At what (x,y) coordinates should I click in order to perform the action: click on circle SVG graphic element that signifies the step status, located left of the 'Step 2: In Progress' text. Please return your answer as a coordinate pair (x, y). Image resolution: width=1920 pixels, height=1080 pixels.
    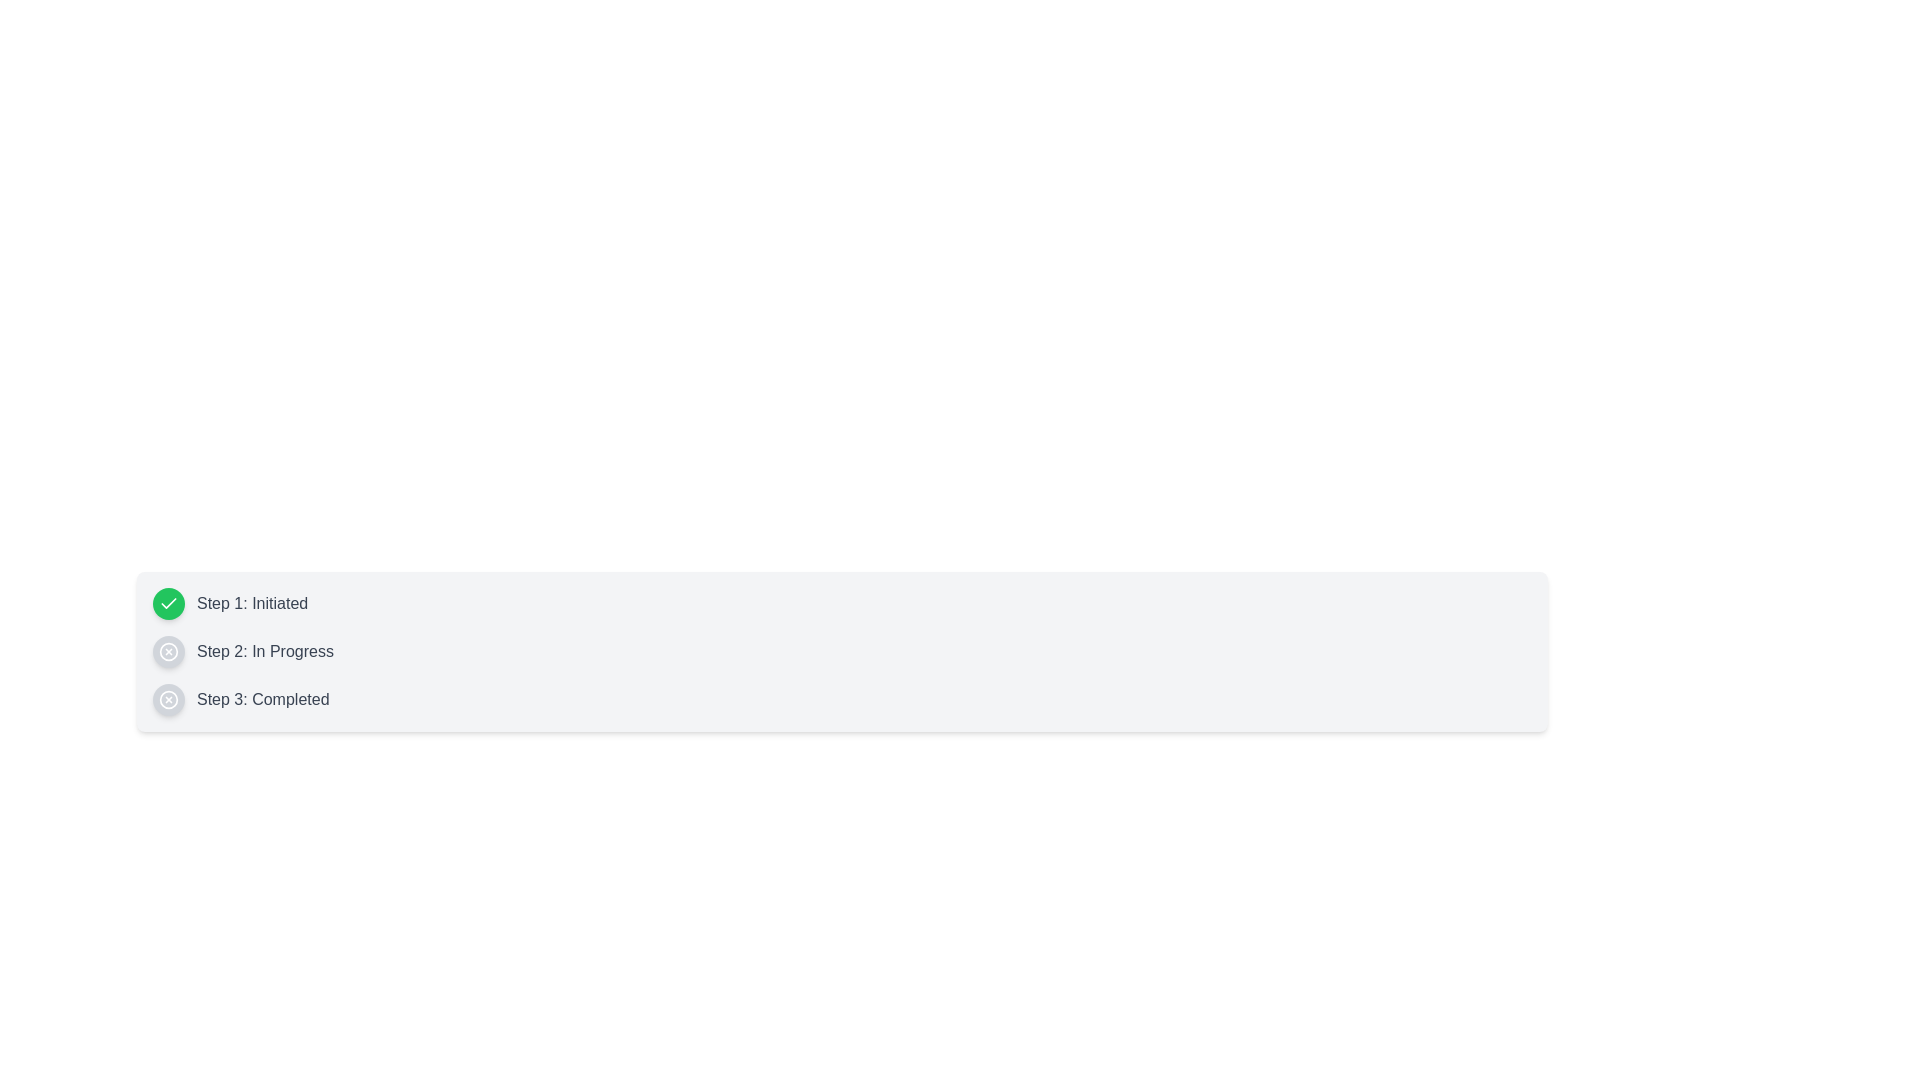
    Looking at the image, I should click on (168, 651).